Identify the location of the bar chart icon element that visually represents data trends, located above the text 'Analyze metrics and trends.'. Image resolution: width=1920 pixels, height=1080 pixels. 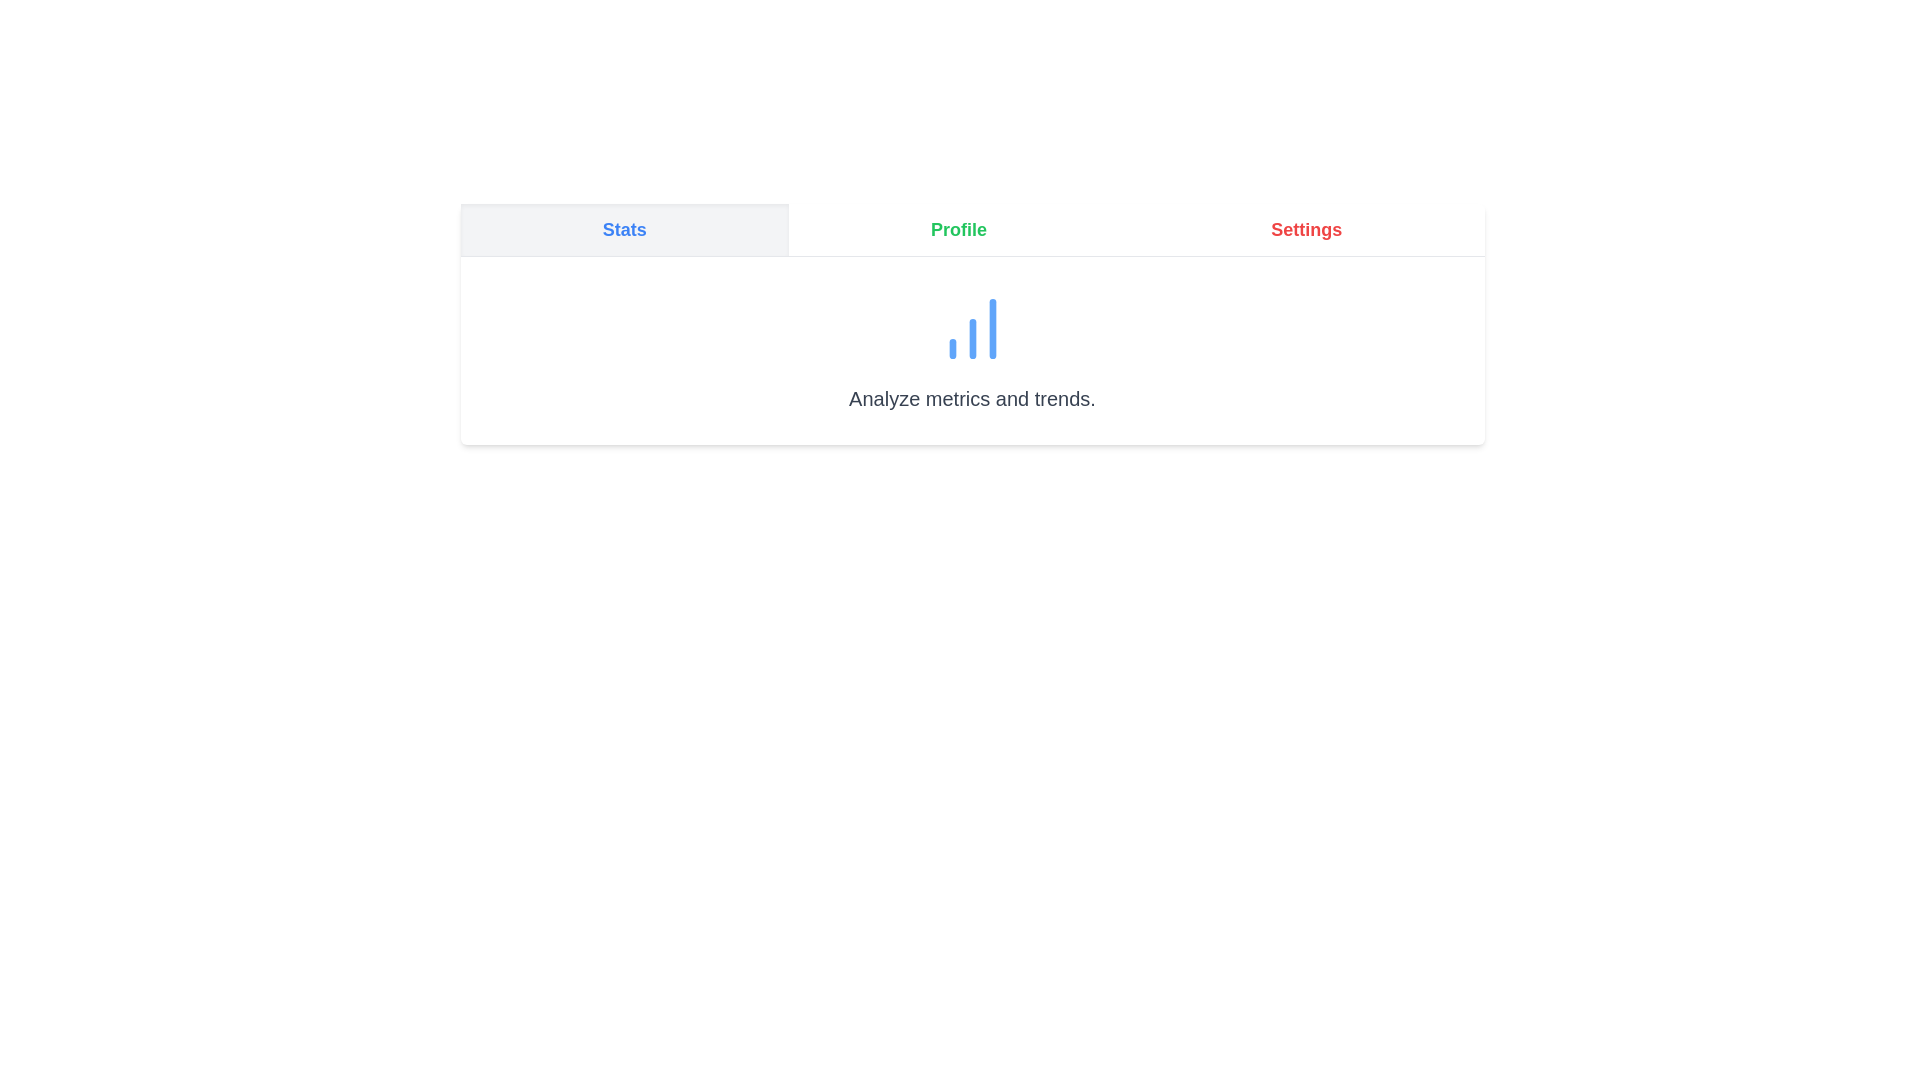
(972, 327).